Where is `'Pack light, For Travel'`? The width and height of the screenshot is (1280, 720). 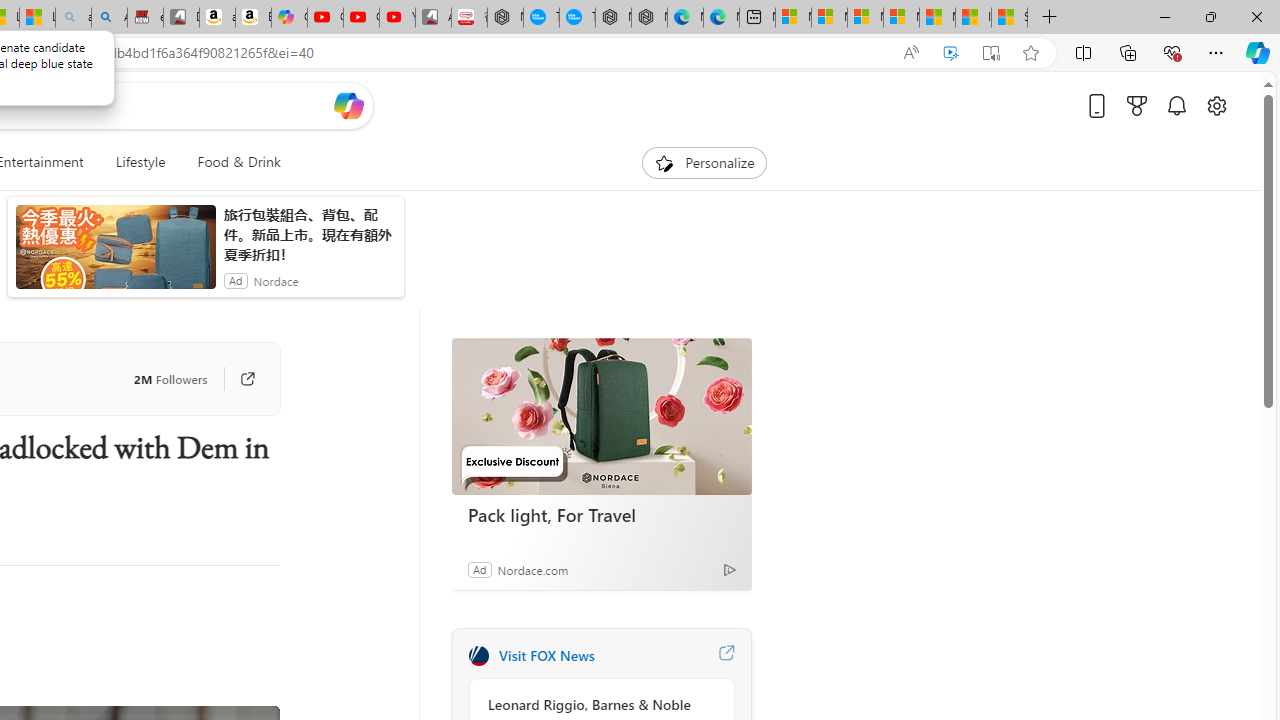 'Pack light, For Travel' is located at coordinates (600, 415).